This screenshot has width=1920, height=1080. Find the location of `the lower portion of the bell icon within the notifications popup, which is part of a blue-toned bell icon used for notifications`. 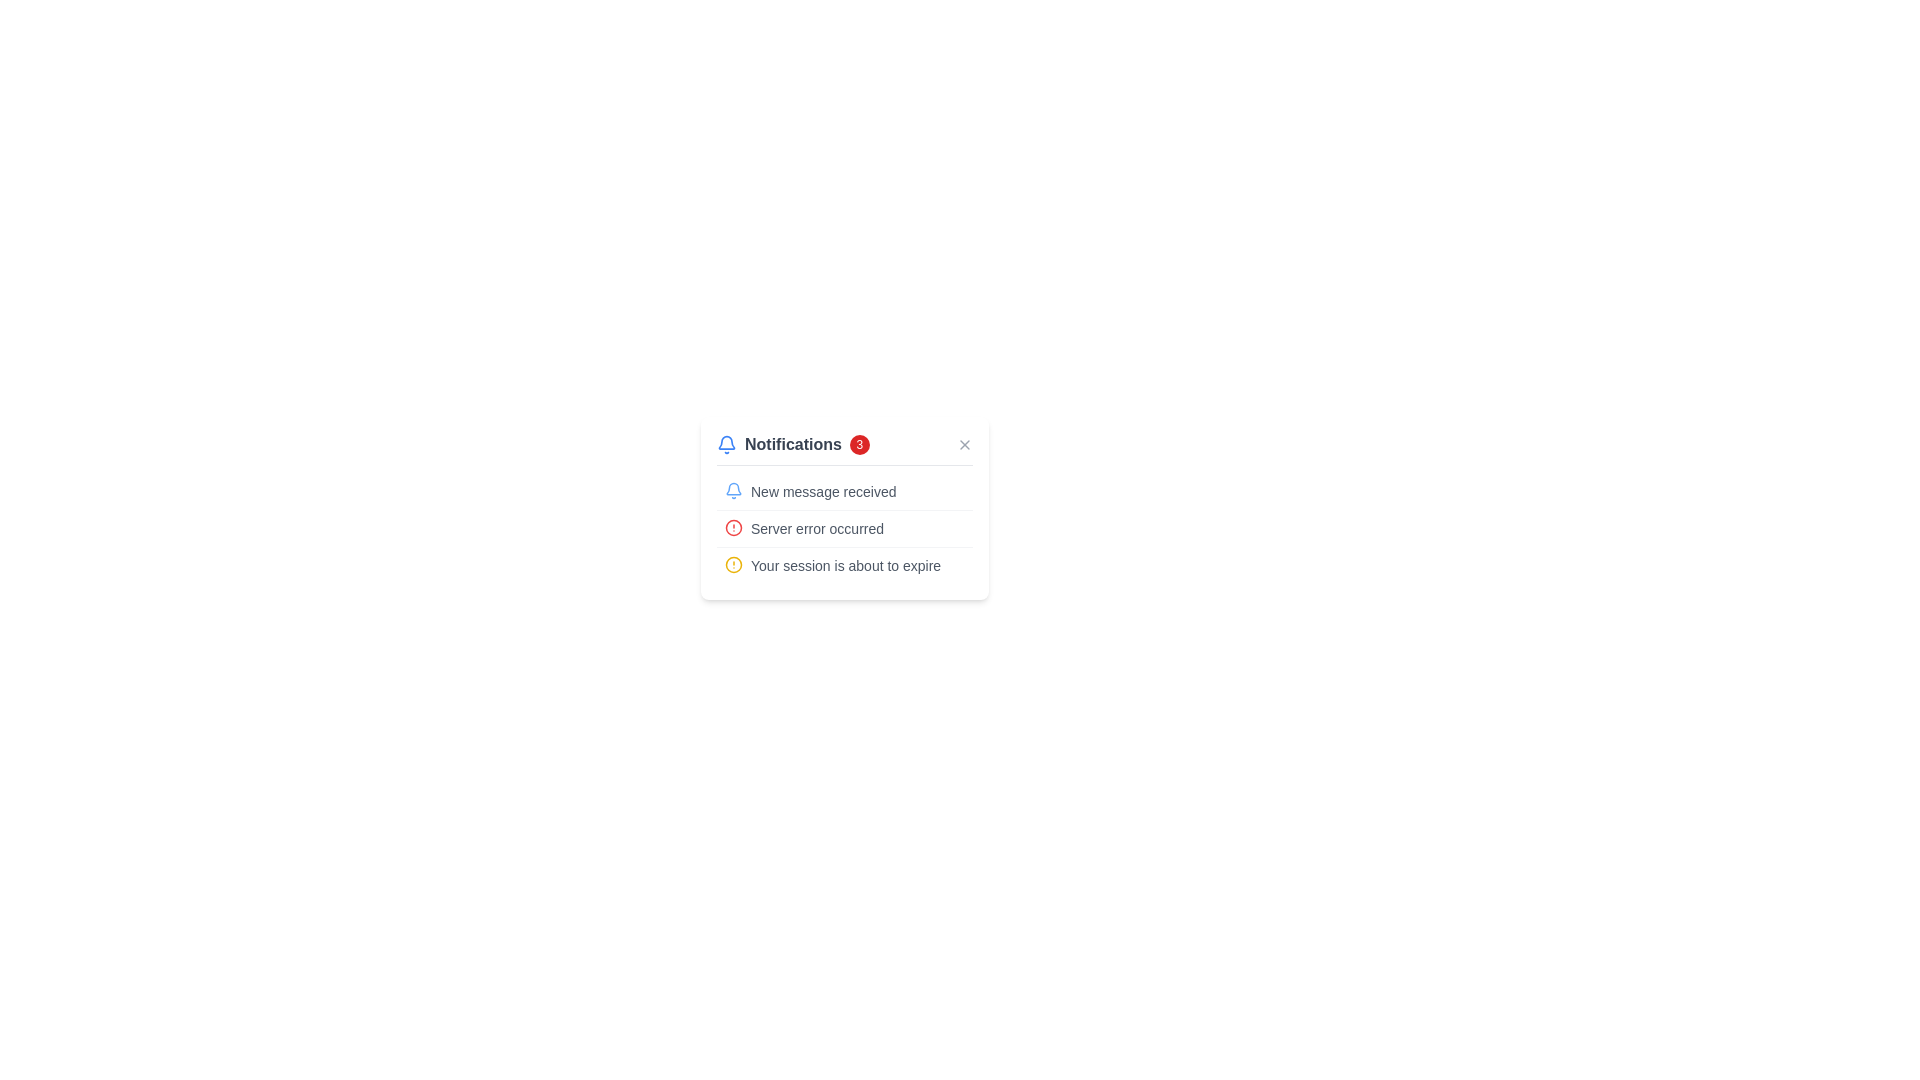

the lower portion of the bell icon within the notifications popup, which is part of a blue-toned bell icon used for notifications is located at coordinates (725, 441).